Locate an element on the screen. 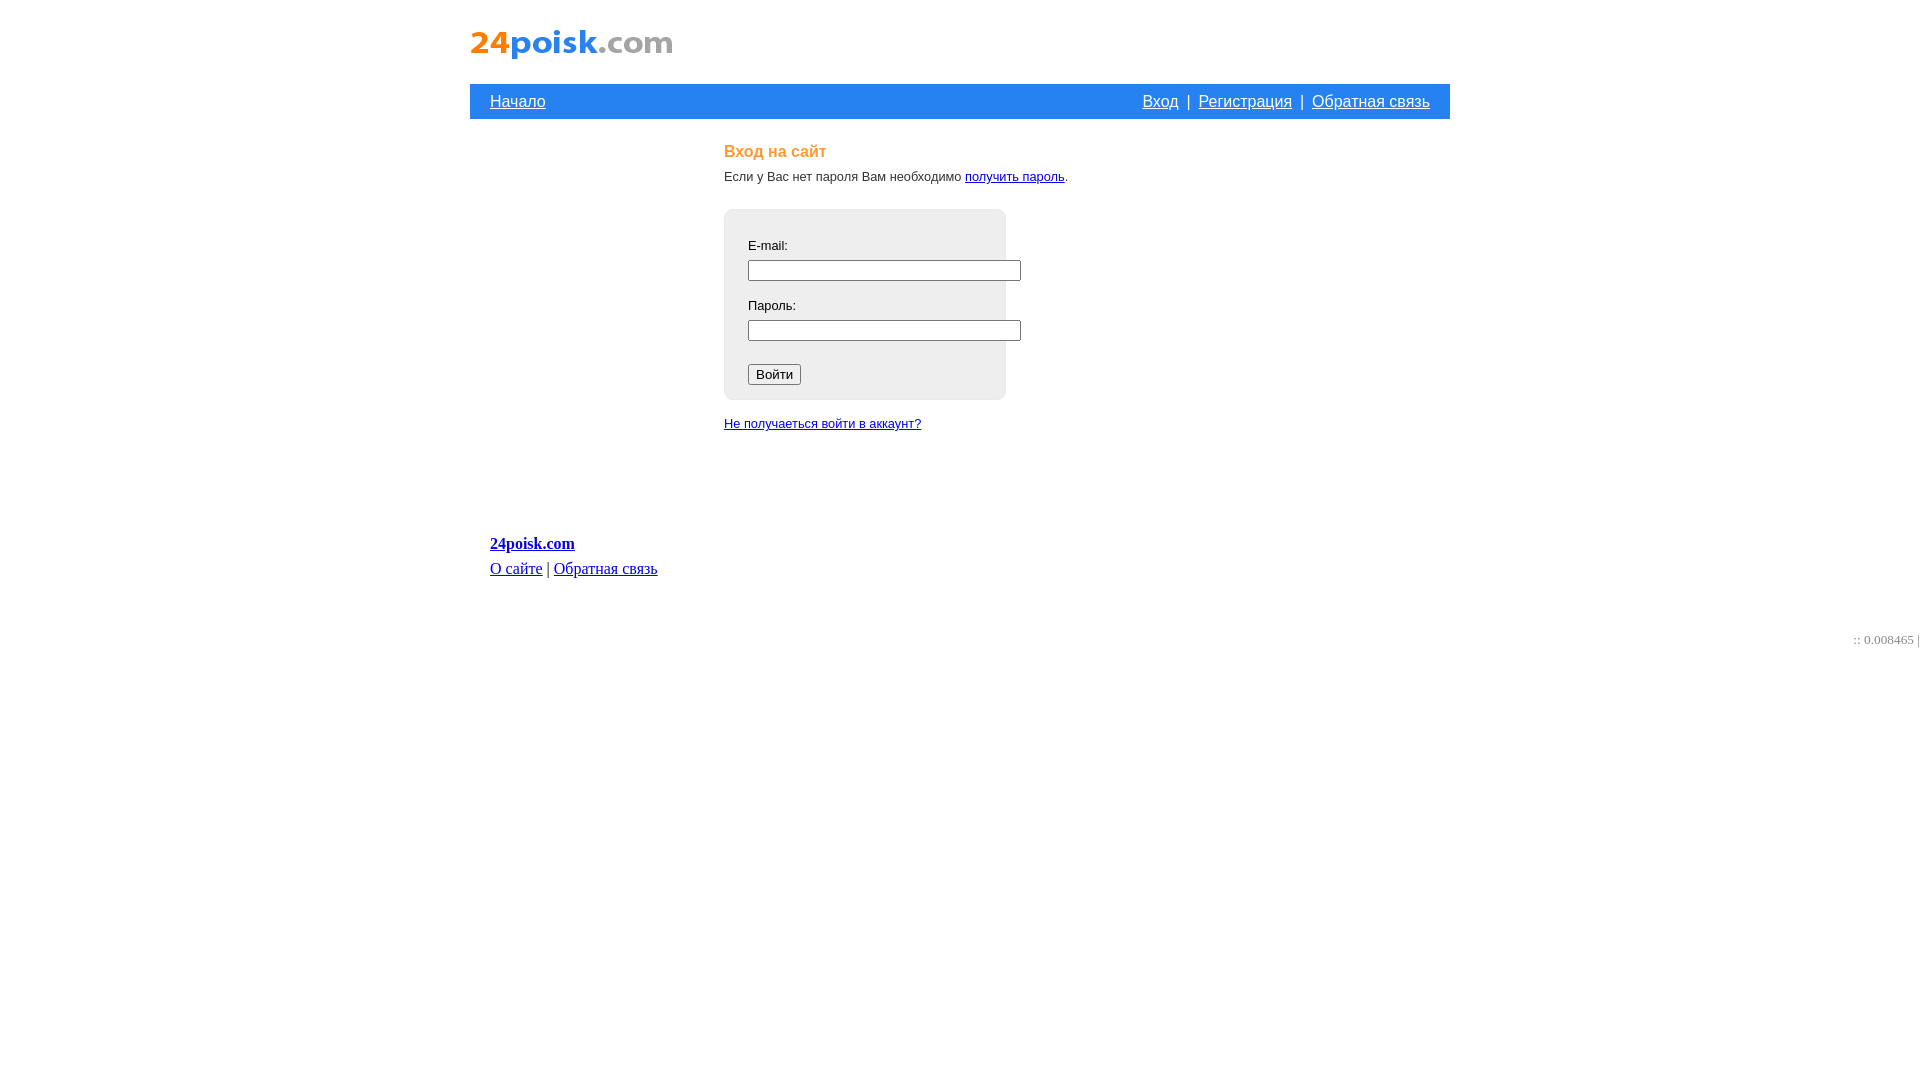 This screenshot has width=1920, height=1080. '24poisk.com' is located at coordinates (489, 543).